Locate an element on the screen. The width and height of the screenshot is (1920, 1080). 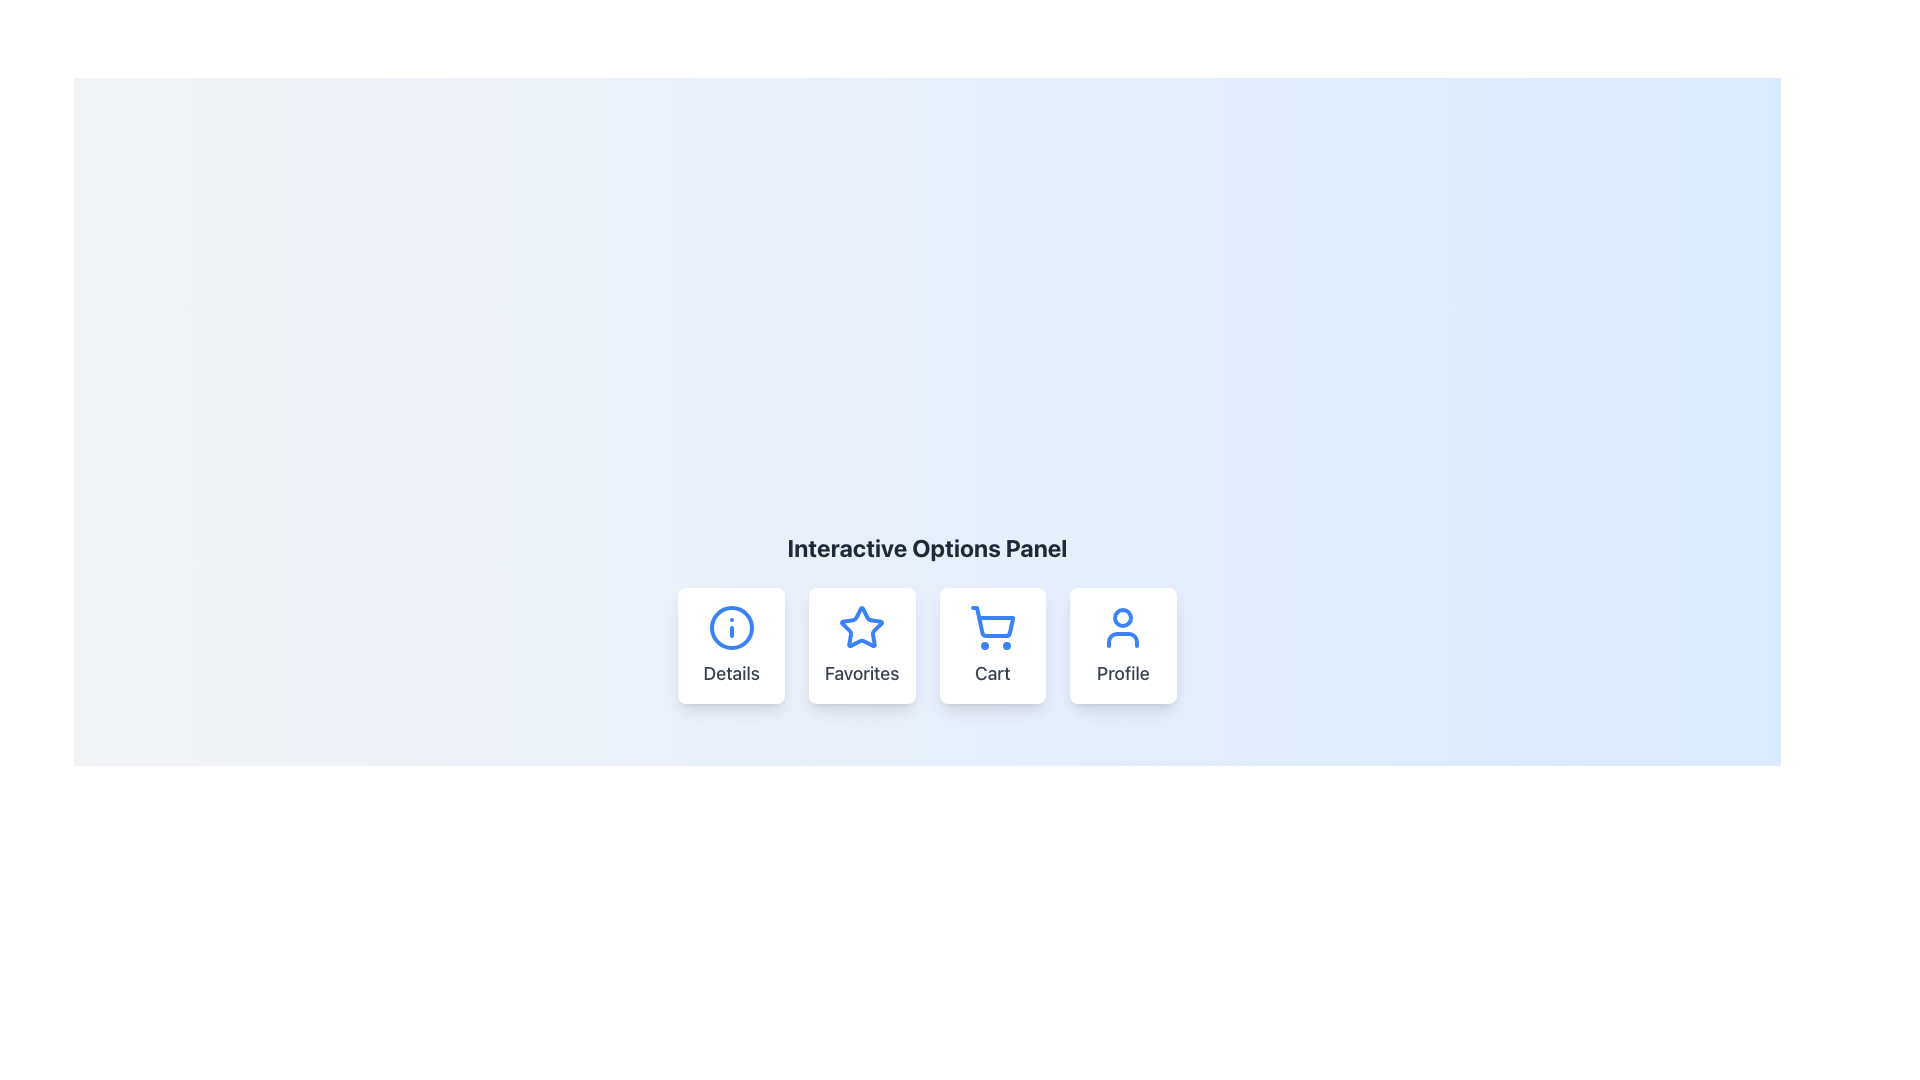
the user profile SVG icon located in the bottom-right of the interactive options panel is located at coordinates (1123, 627).